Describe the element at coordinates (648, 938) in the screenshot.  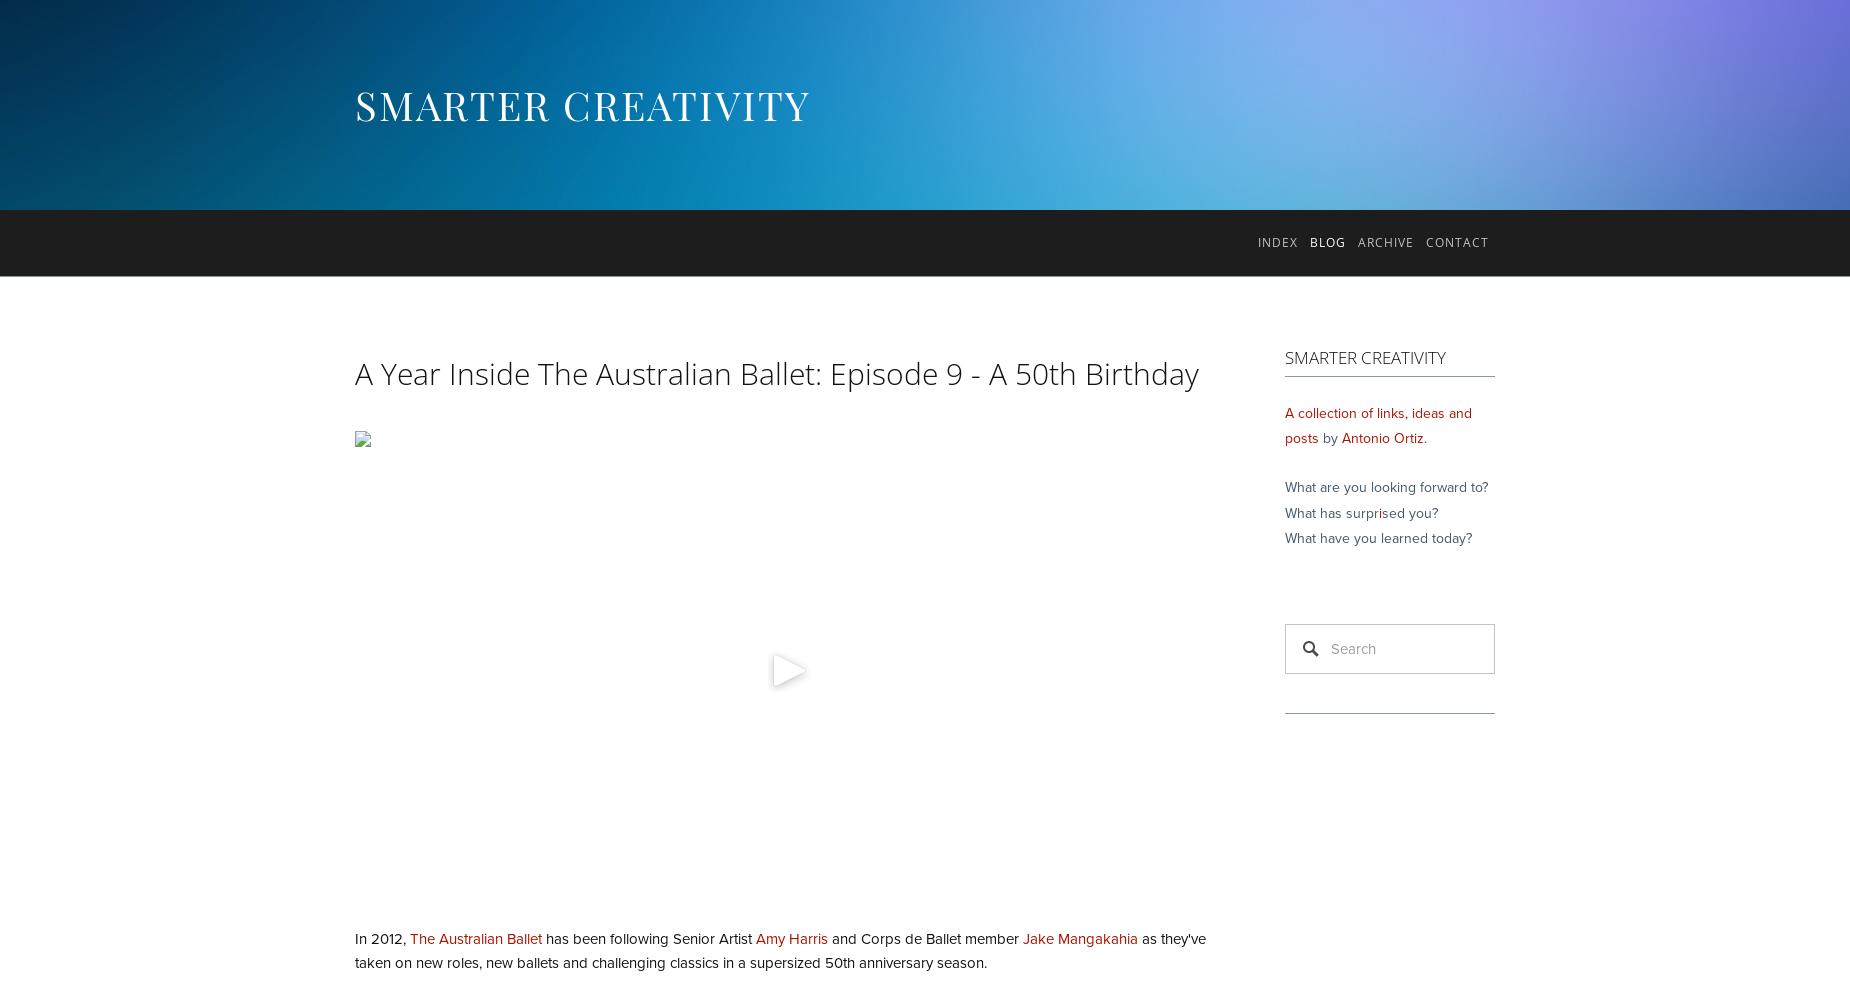
I see `'has been following Senior Artist'` at that location.